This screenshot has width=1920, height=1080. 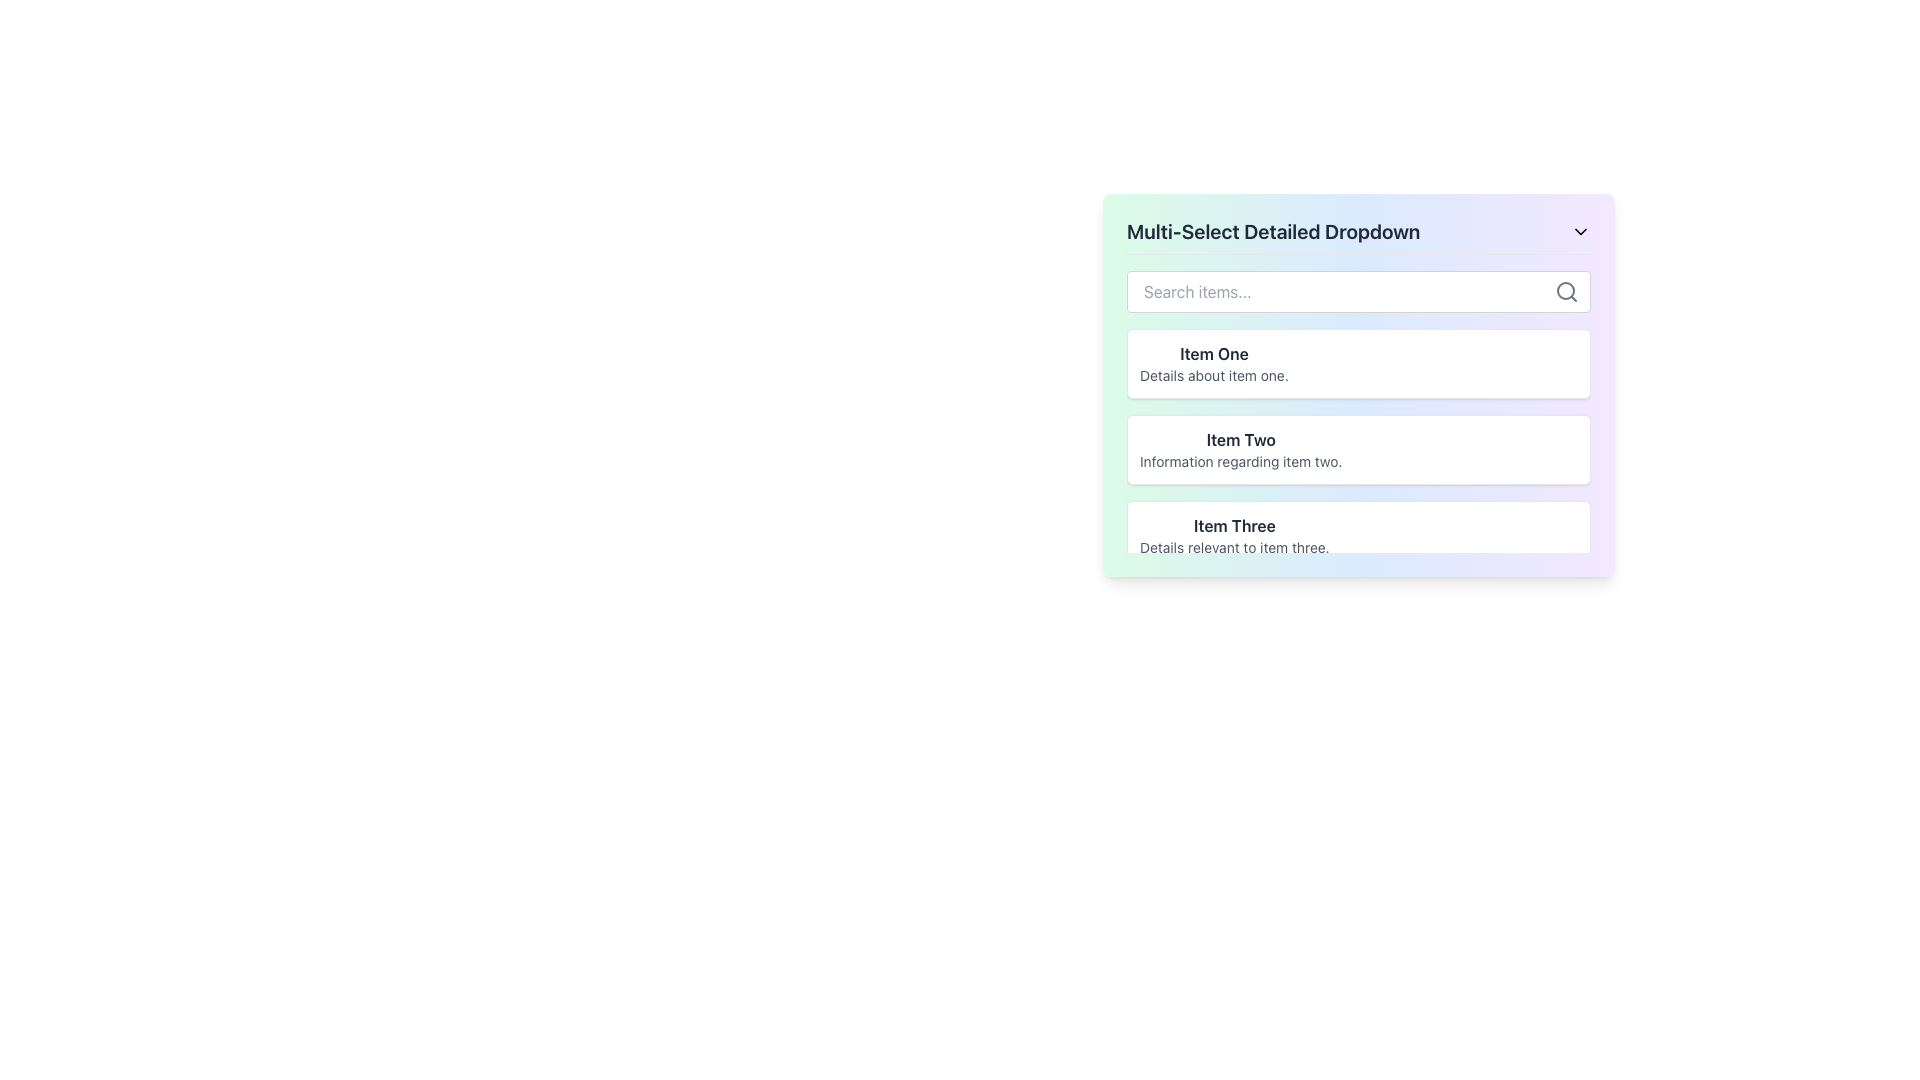 What do you see at coordinates (1358, 450) in the screenshot?
I see `the selectable list item labeled 'Item Two' in the dropdown menu` at bounding box center [1358, 450].